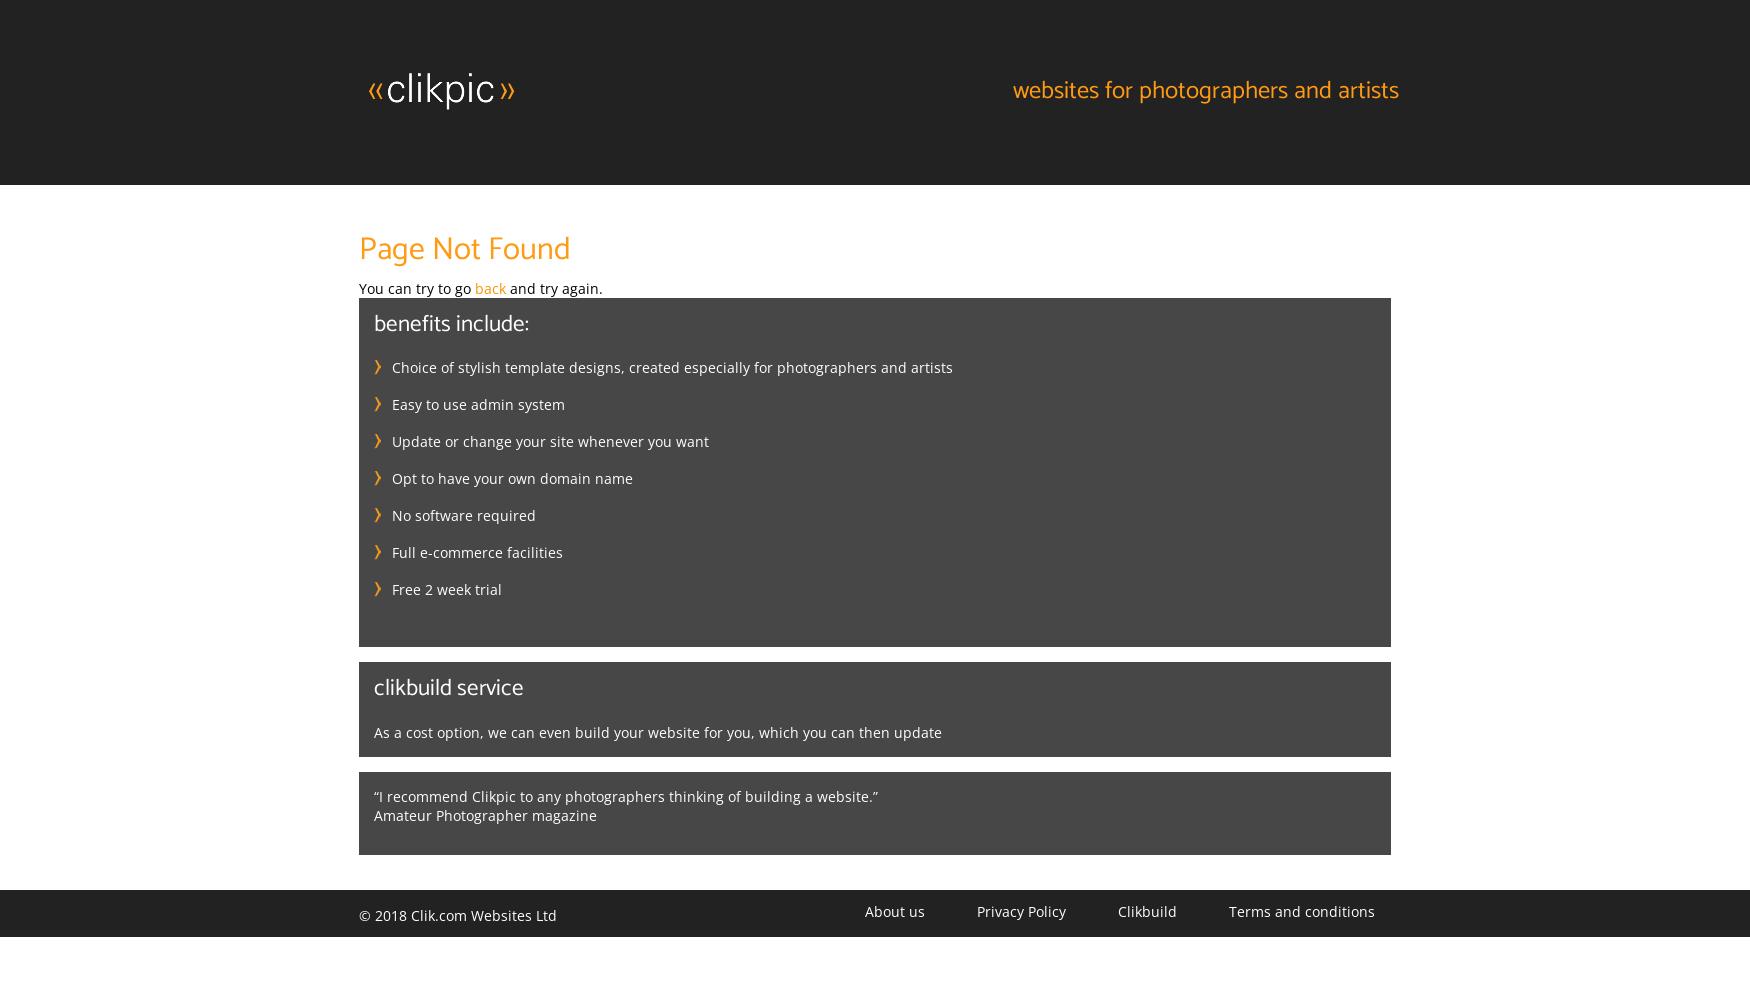  What do you see at coordinates (490, 287) in the screenshot?
I see `'back'` at bounding box center [490, 287].